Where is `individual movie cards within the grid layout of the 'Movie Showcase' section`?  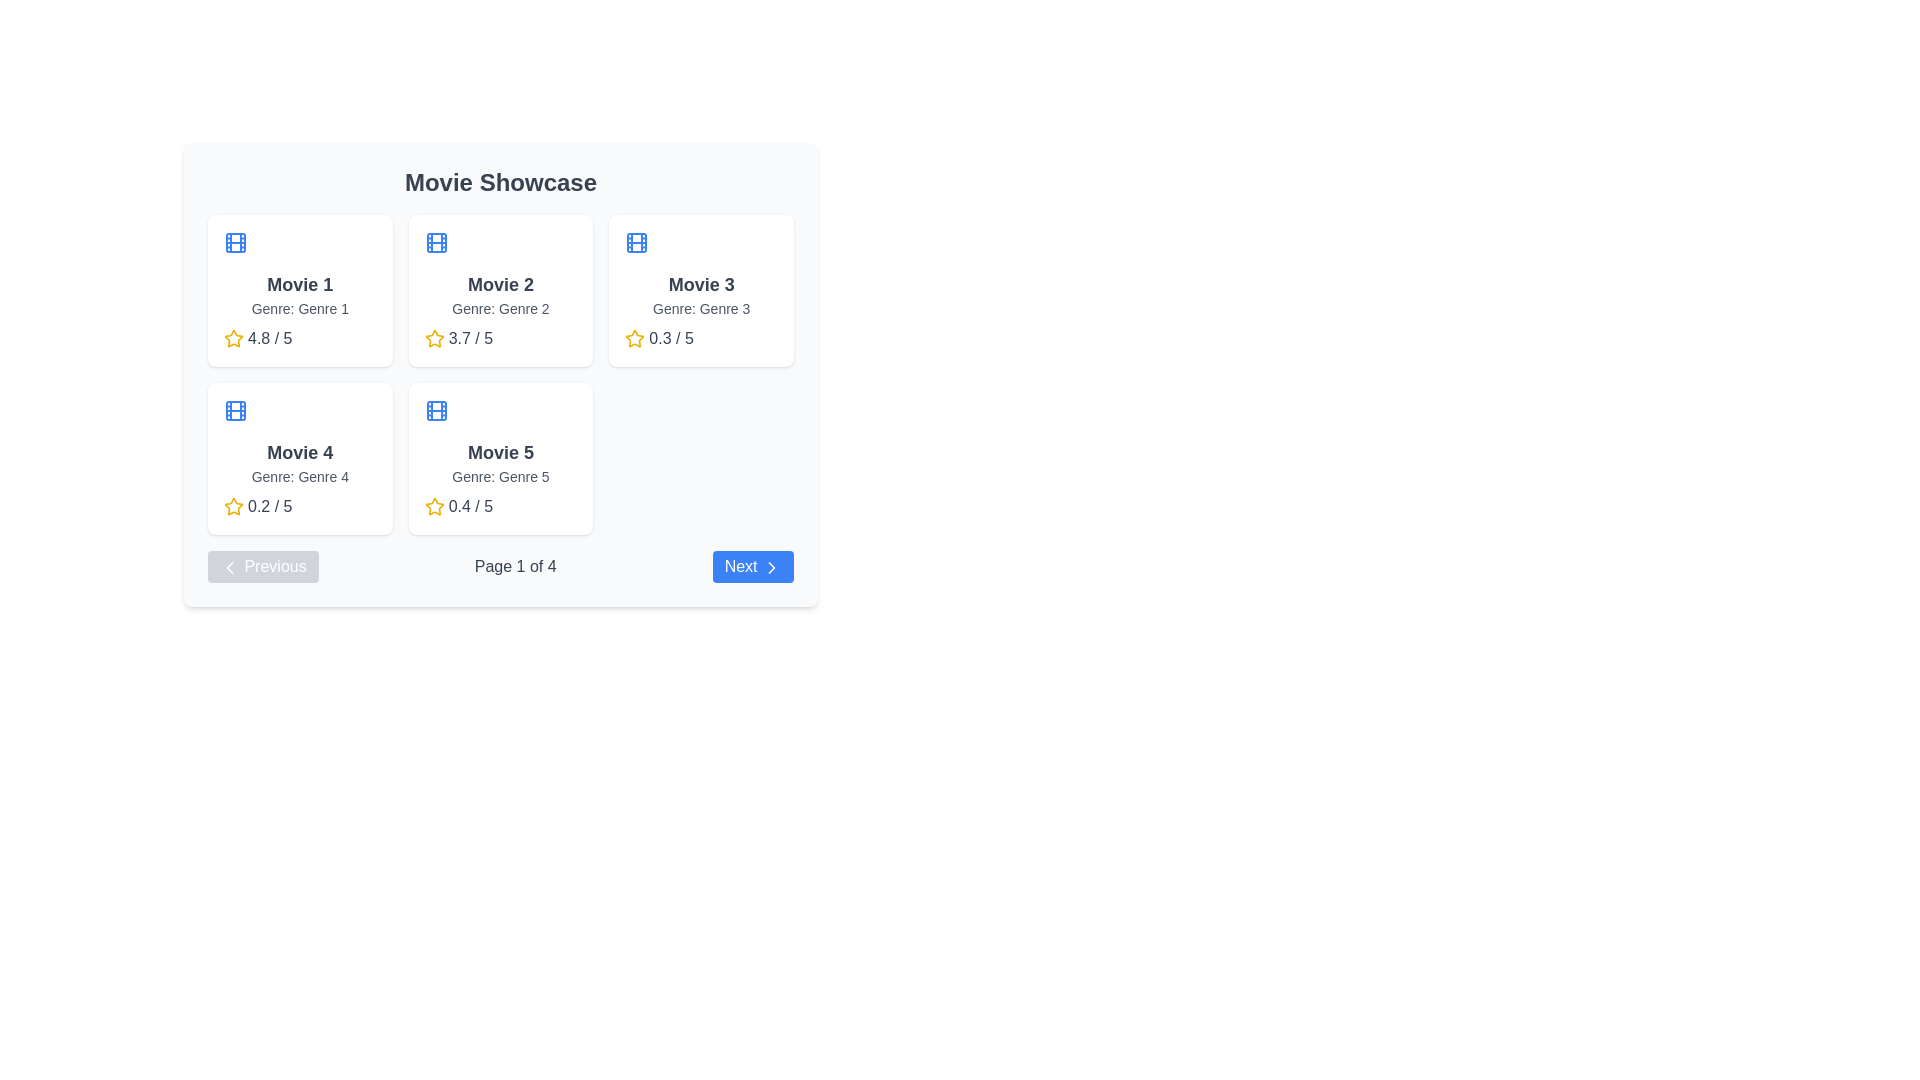
individual movie cards within the grid layout of the 'Movie Showcase' section is located at coordinates (500, 374).